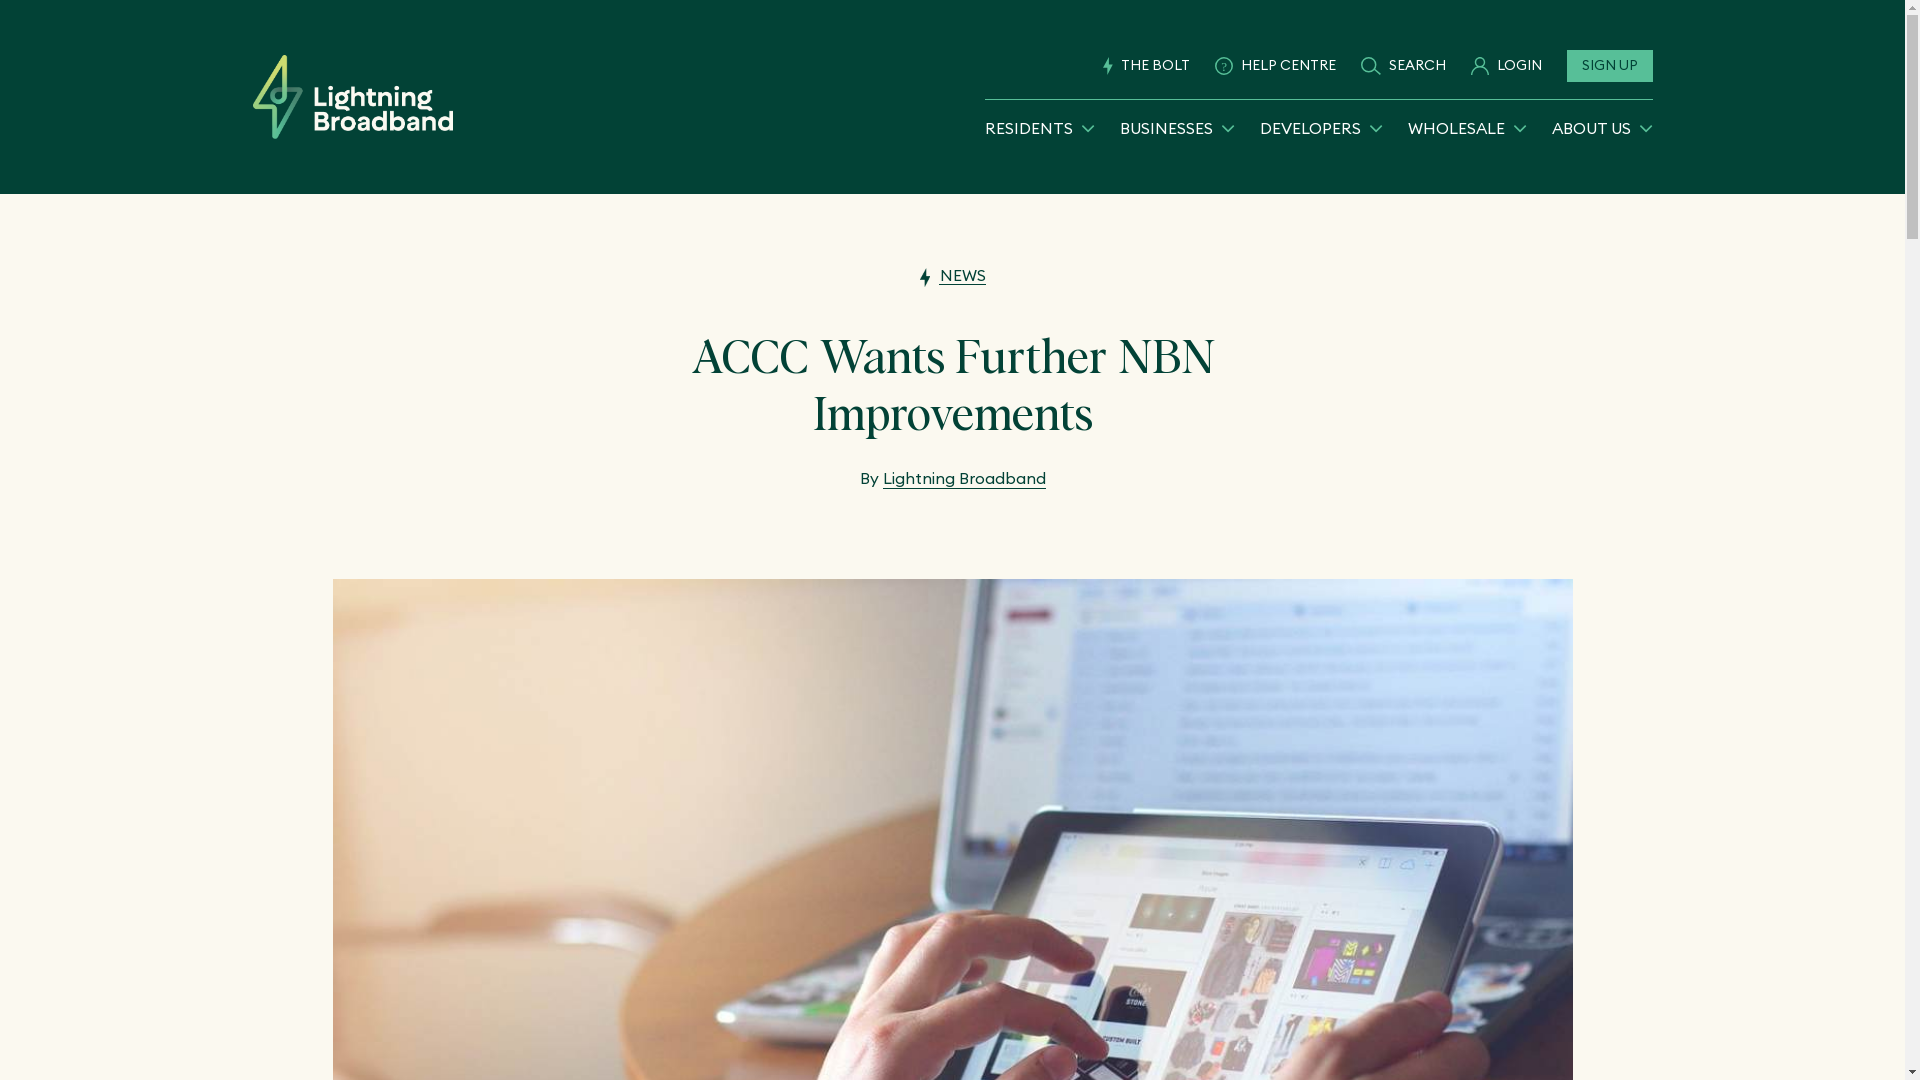  I want to click on 'WHOLESALE', so click(1467, 128).